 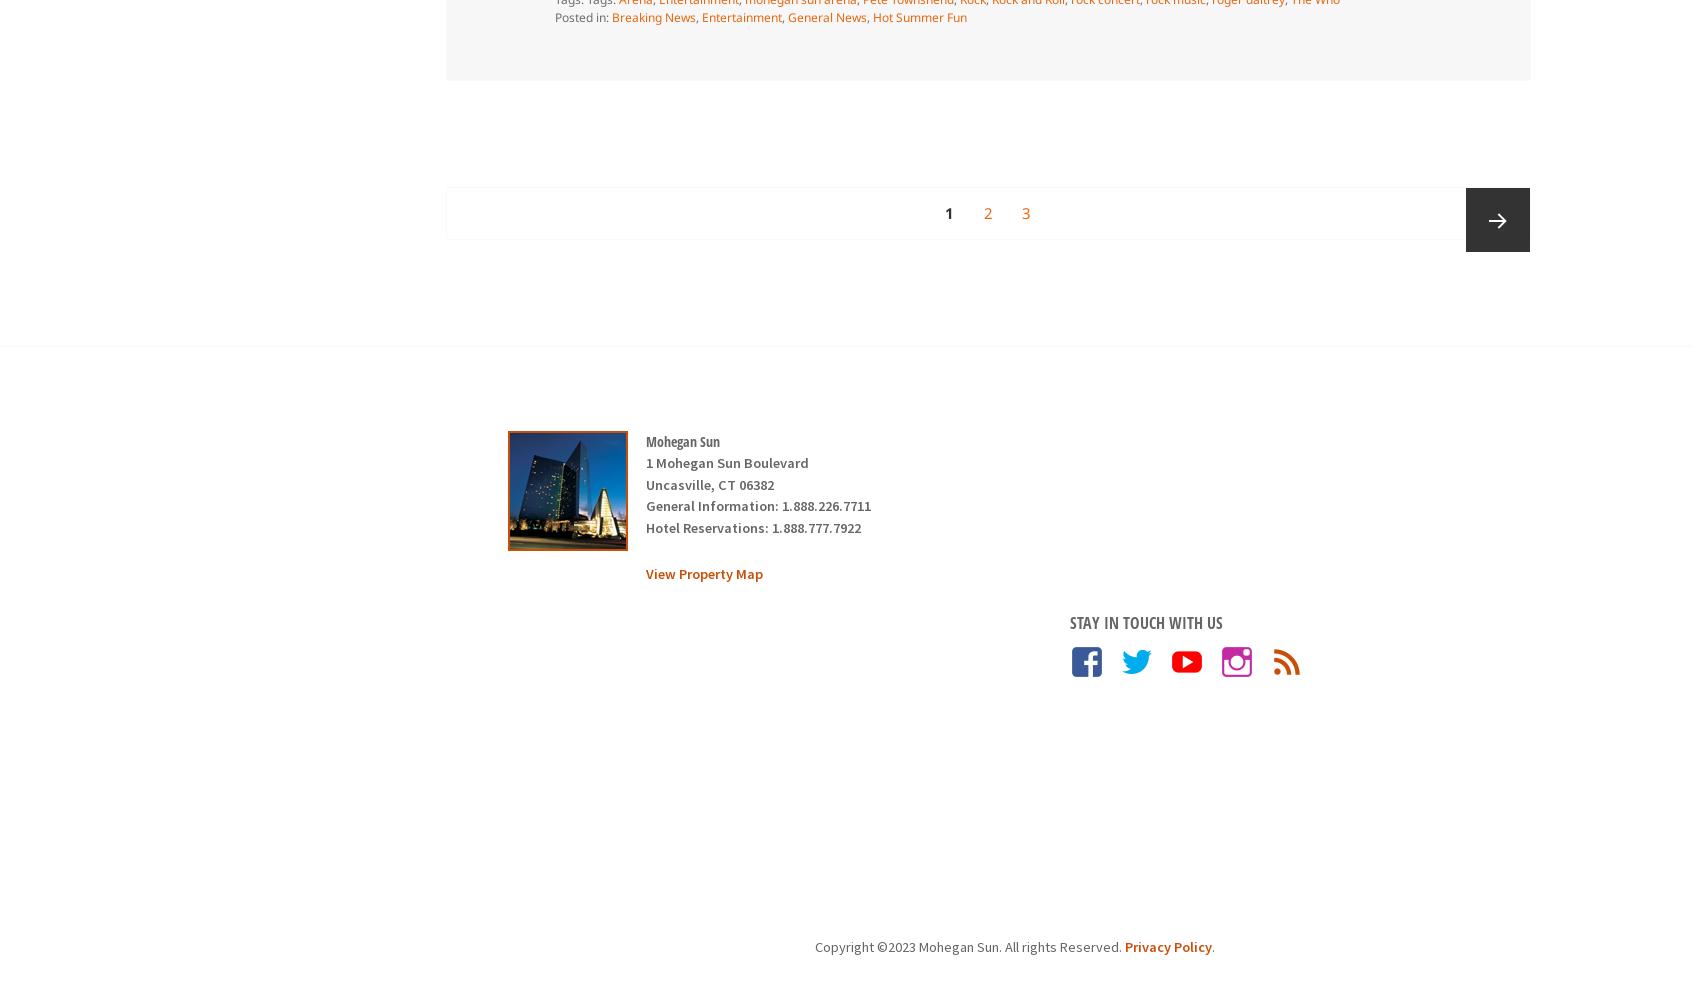 What do you see at coordinates (826, 16) in the screenshot?
I see `'General News'` at bounding box center [826, 16].